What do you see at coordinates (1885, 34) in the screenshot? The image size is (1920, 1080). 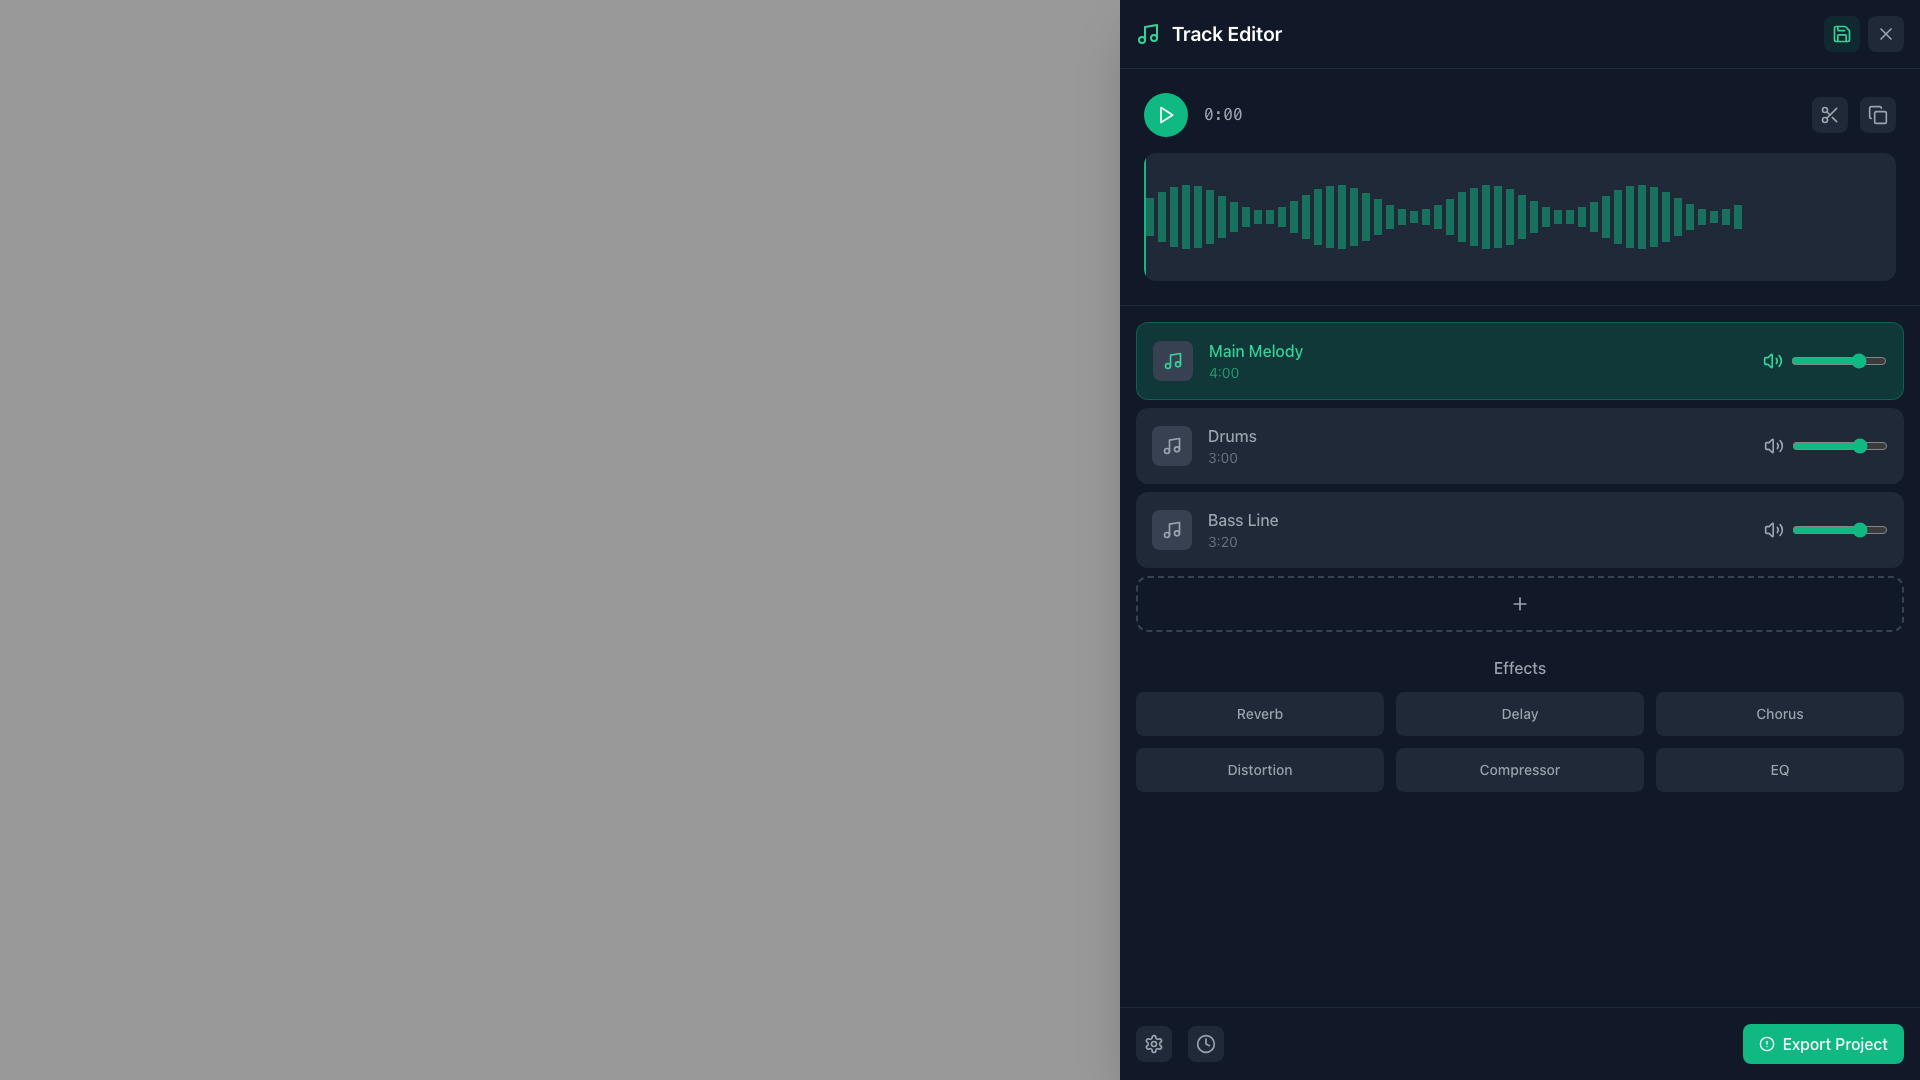 I see `the close or dismiss button represented by an 'X' icon located at the top-right corner of the application interface` at bounding box center [1885, 34].